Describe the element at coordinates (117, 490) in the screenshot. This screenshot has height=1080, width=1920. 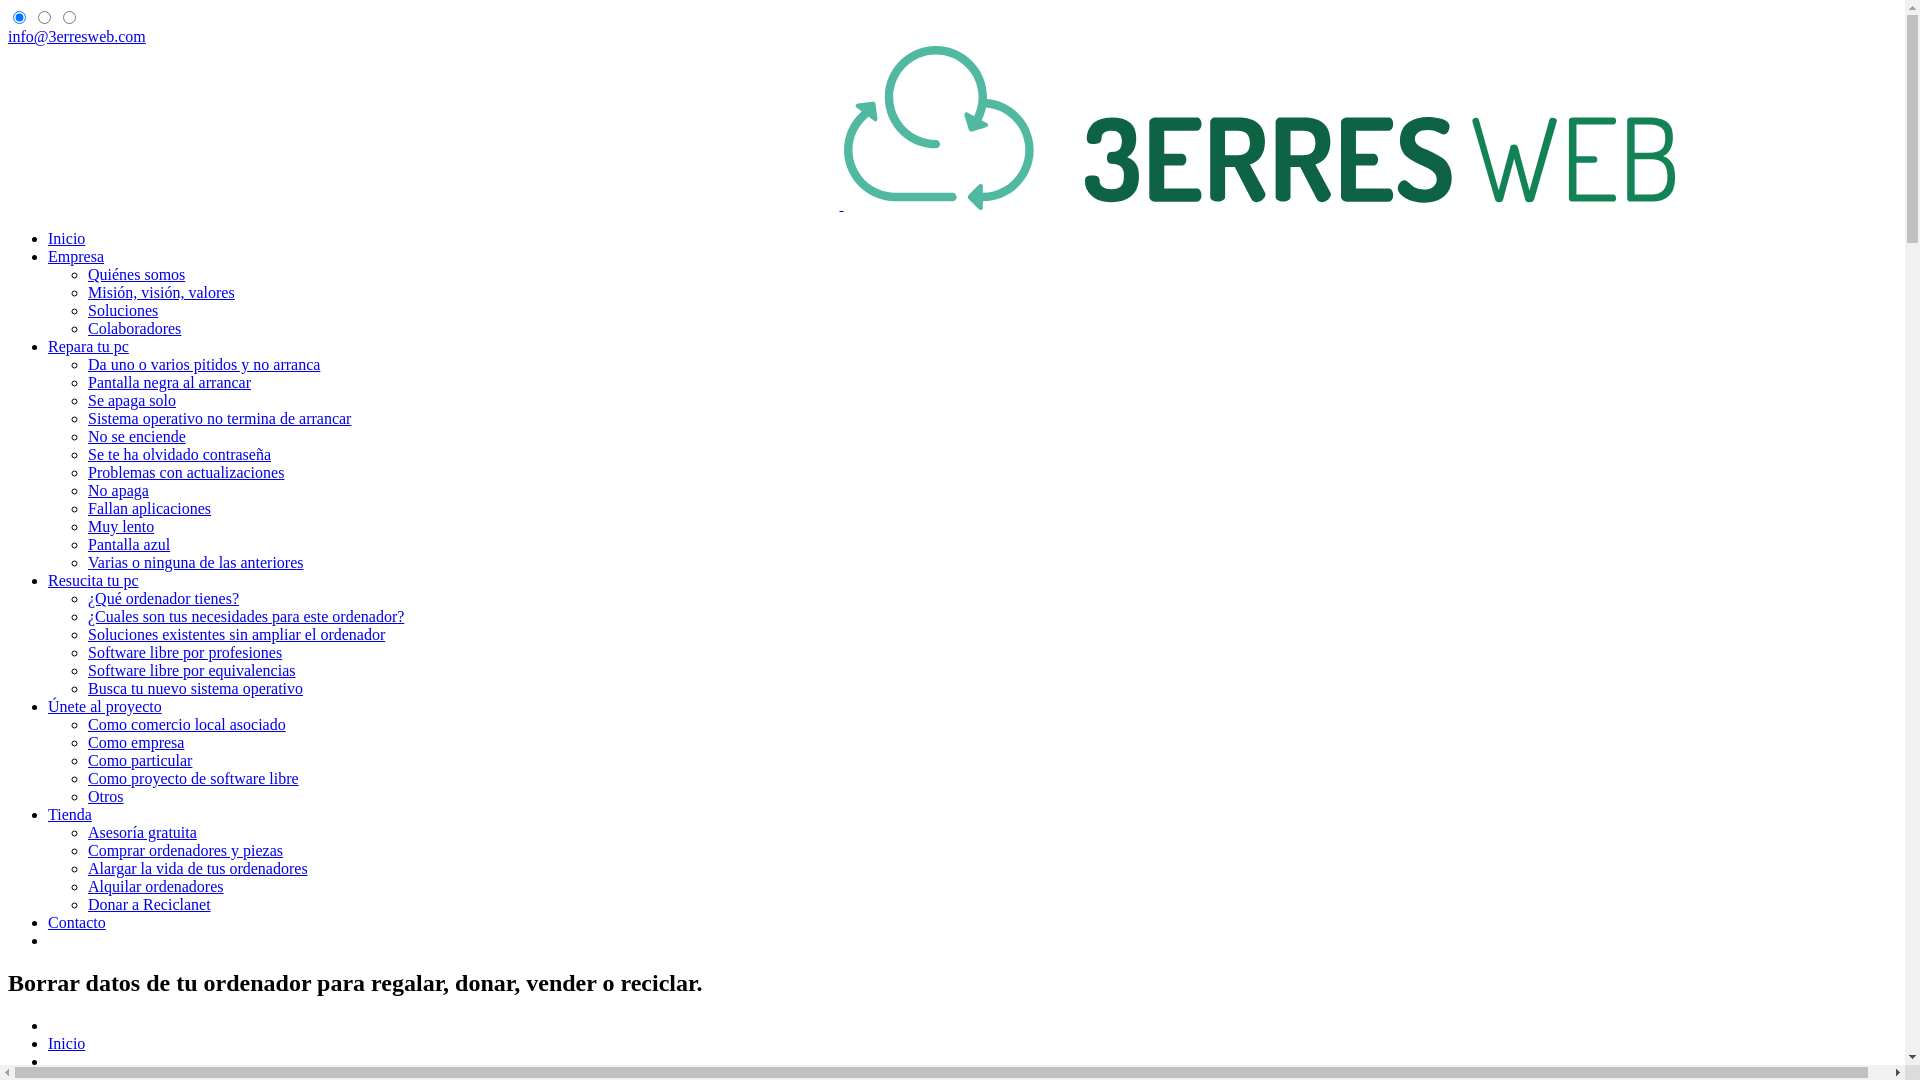
I see `'No apaga'` at that location.